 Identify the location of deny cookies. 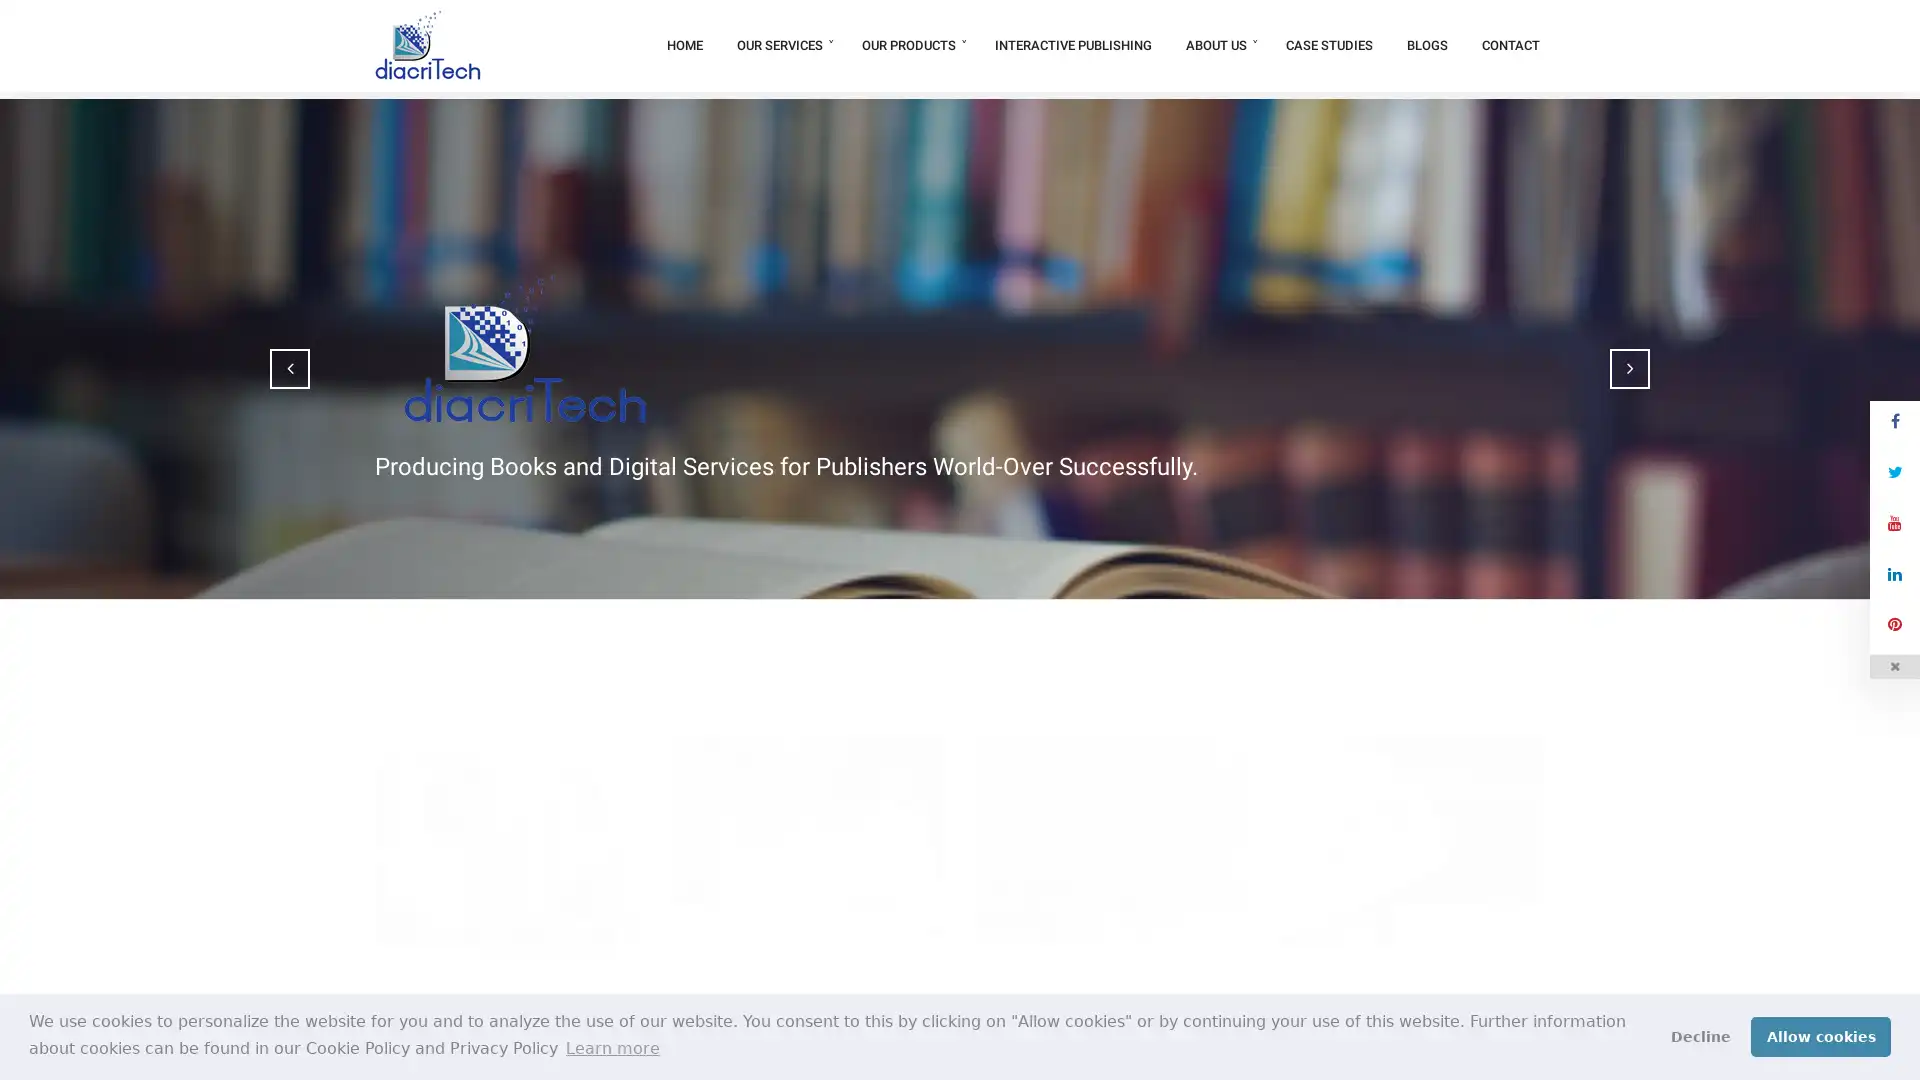
(1698, 1035).